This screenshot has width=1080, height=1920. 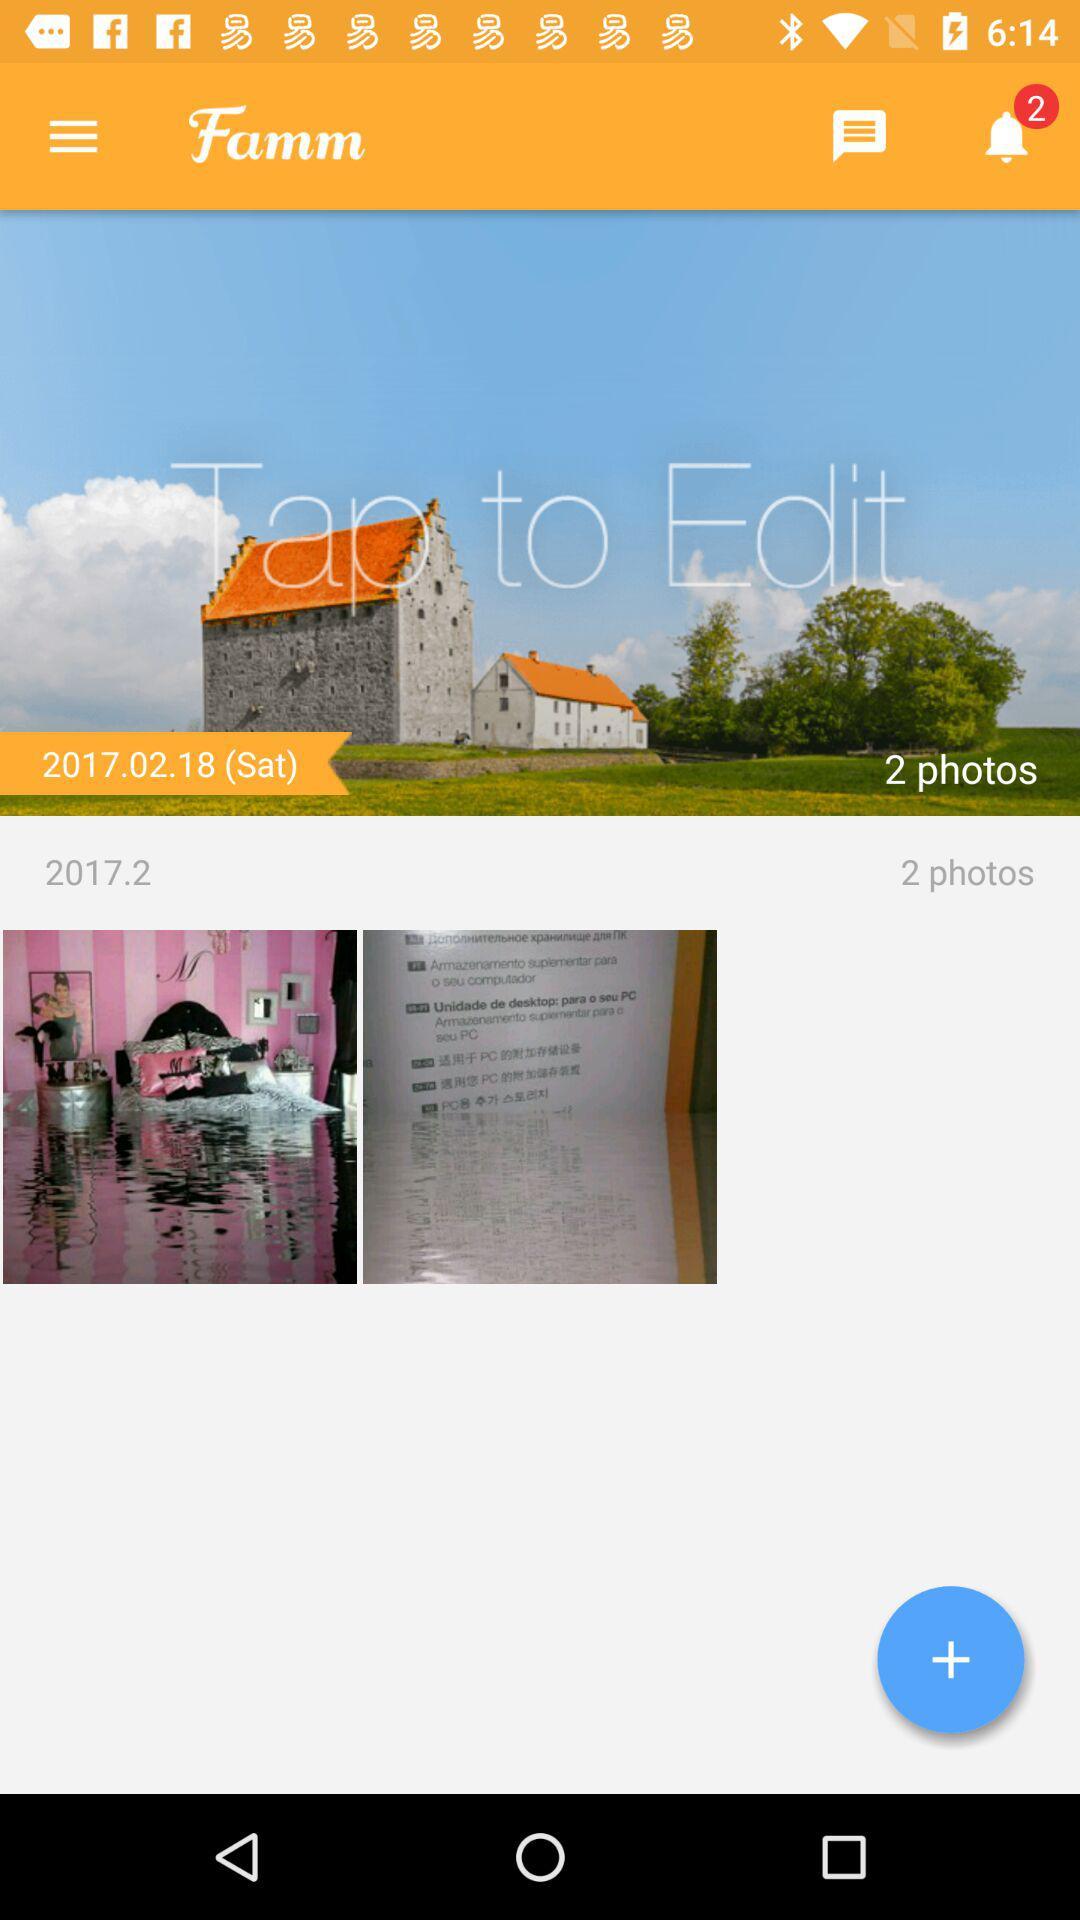 I want to click on the icon below the 2017.2 icon, so click(x=950, y=1659).